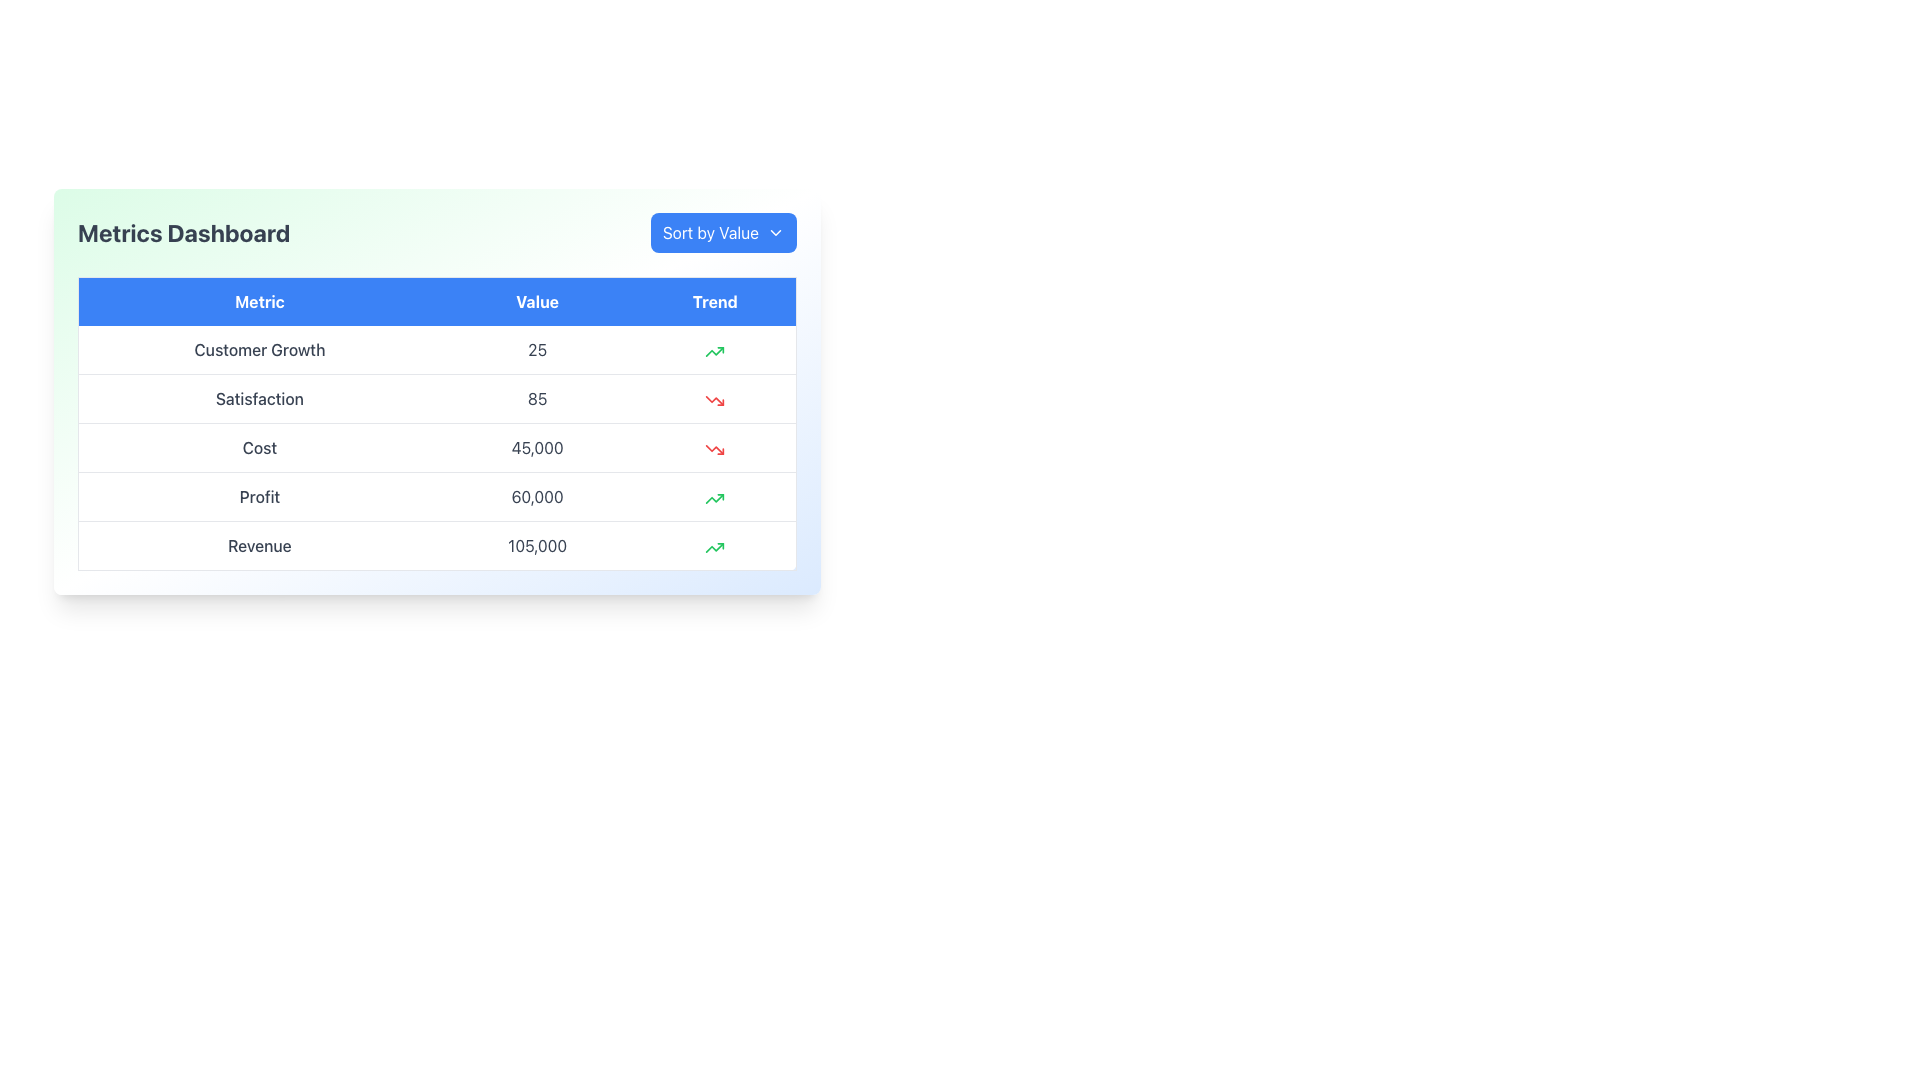 The width and height of the screenshot is (1920, 1080). I want to click on the 'Cost' text label which is bold and centered in the third row under the 'Metric' column of the table, so click(258, 446).